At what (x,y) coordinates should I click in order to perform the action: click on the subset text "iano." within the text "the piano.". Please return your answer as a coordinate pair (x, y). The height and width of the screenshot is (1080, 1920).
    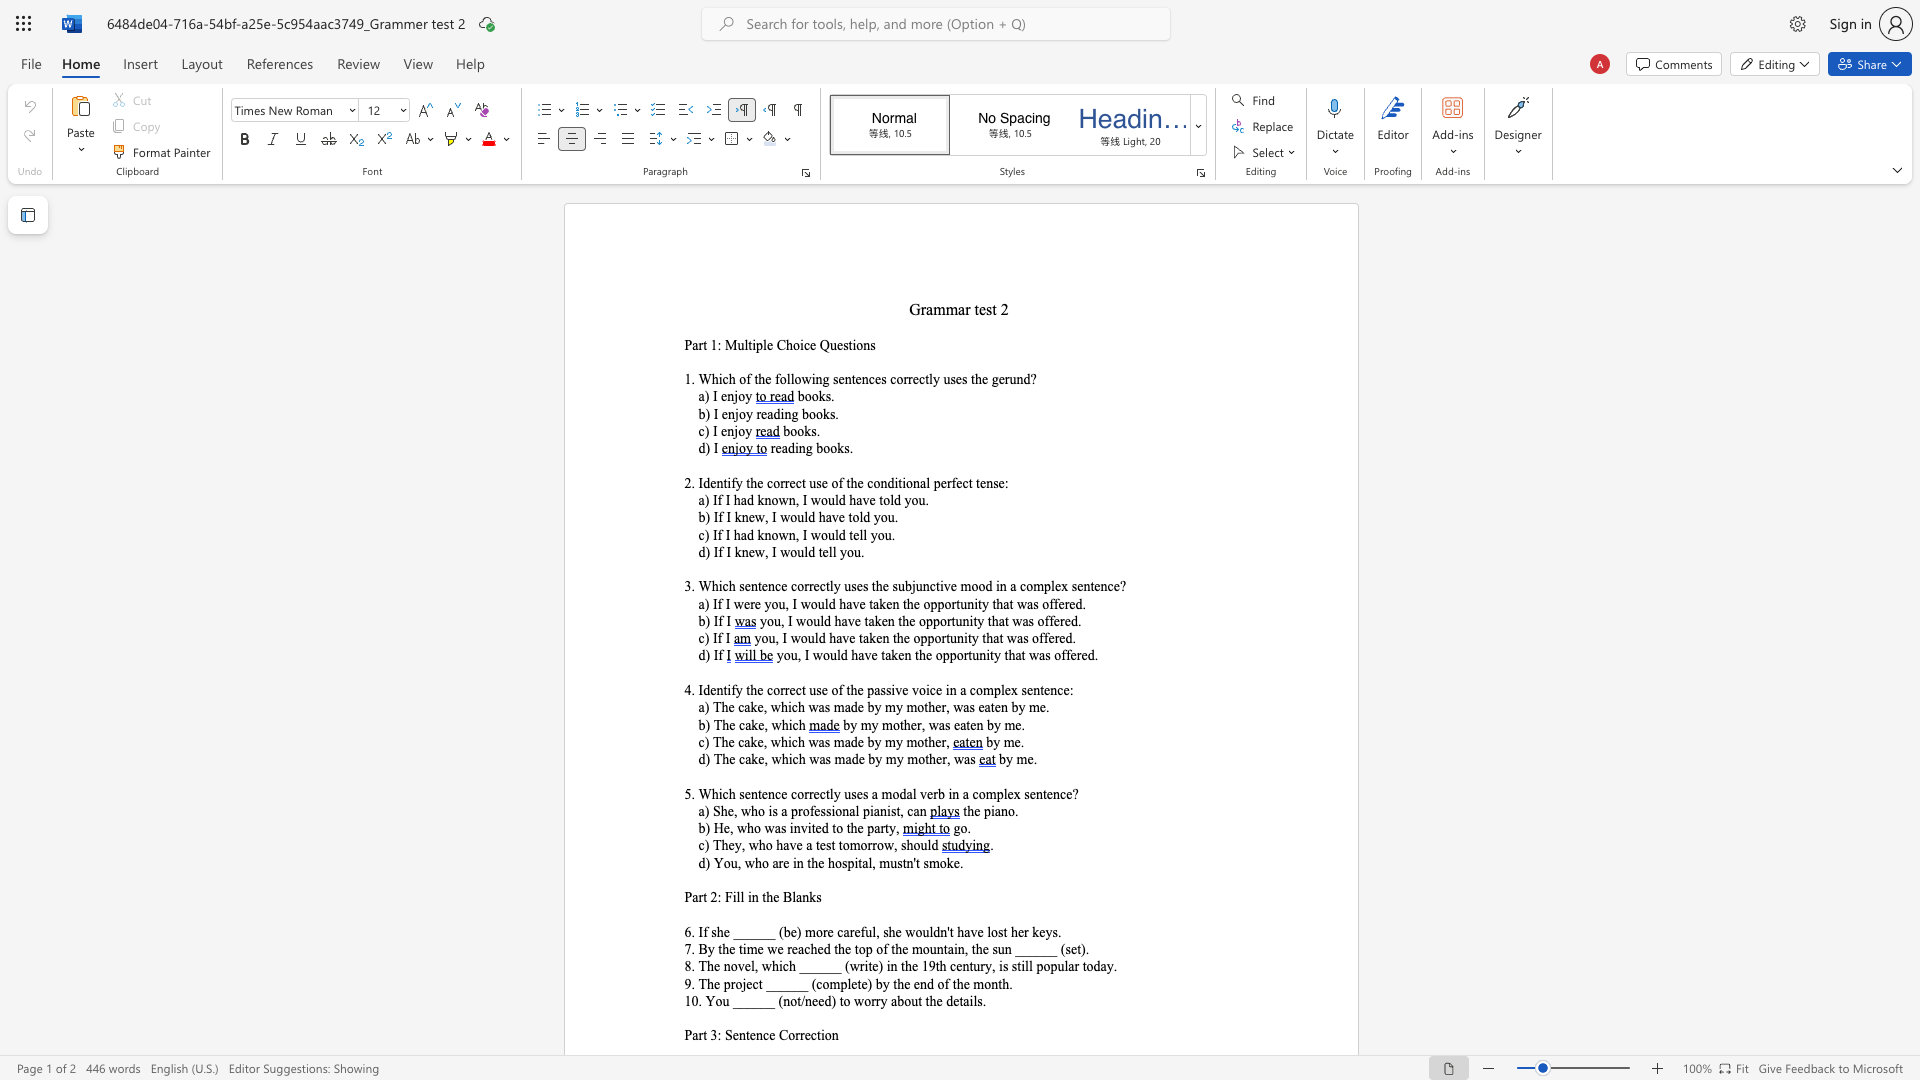
    Looking at the image, I should click on (990, 811).